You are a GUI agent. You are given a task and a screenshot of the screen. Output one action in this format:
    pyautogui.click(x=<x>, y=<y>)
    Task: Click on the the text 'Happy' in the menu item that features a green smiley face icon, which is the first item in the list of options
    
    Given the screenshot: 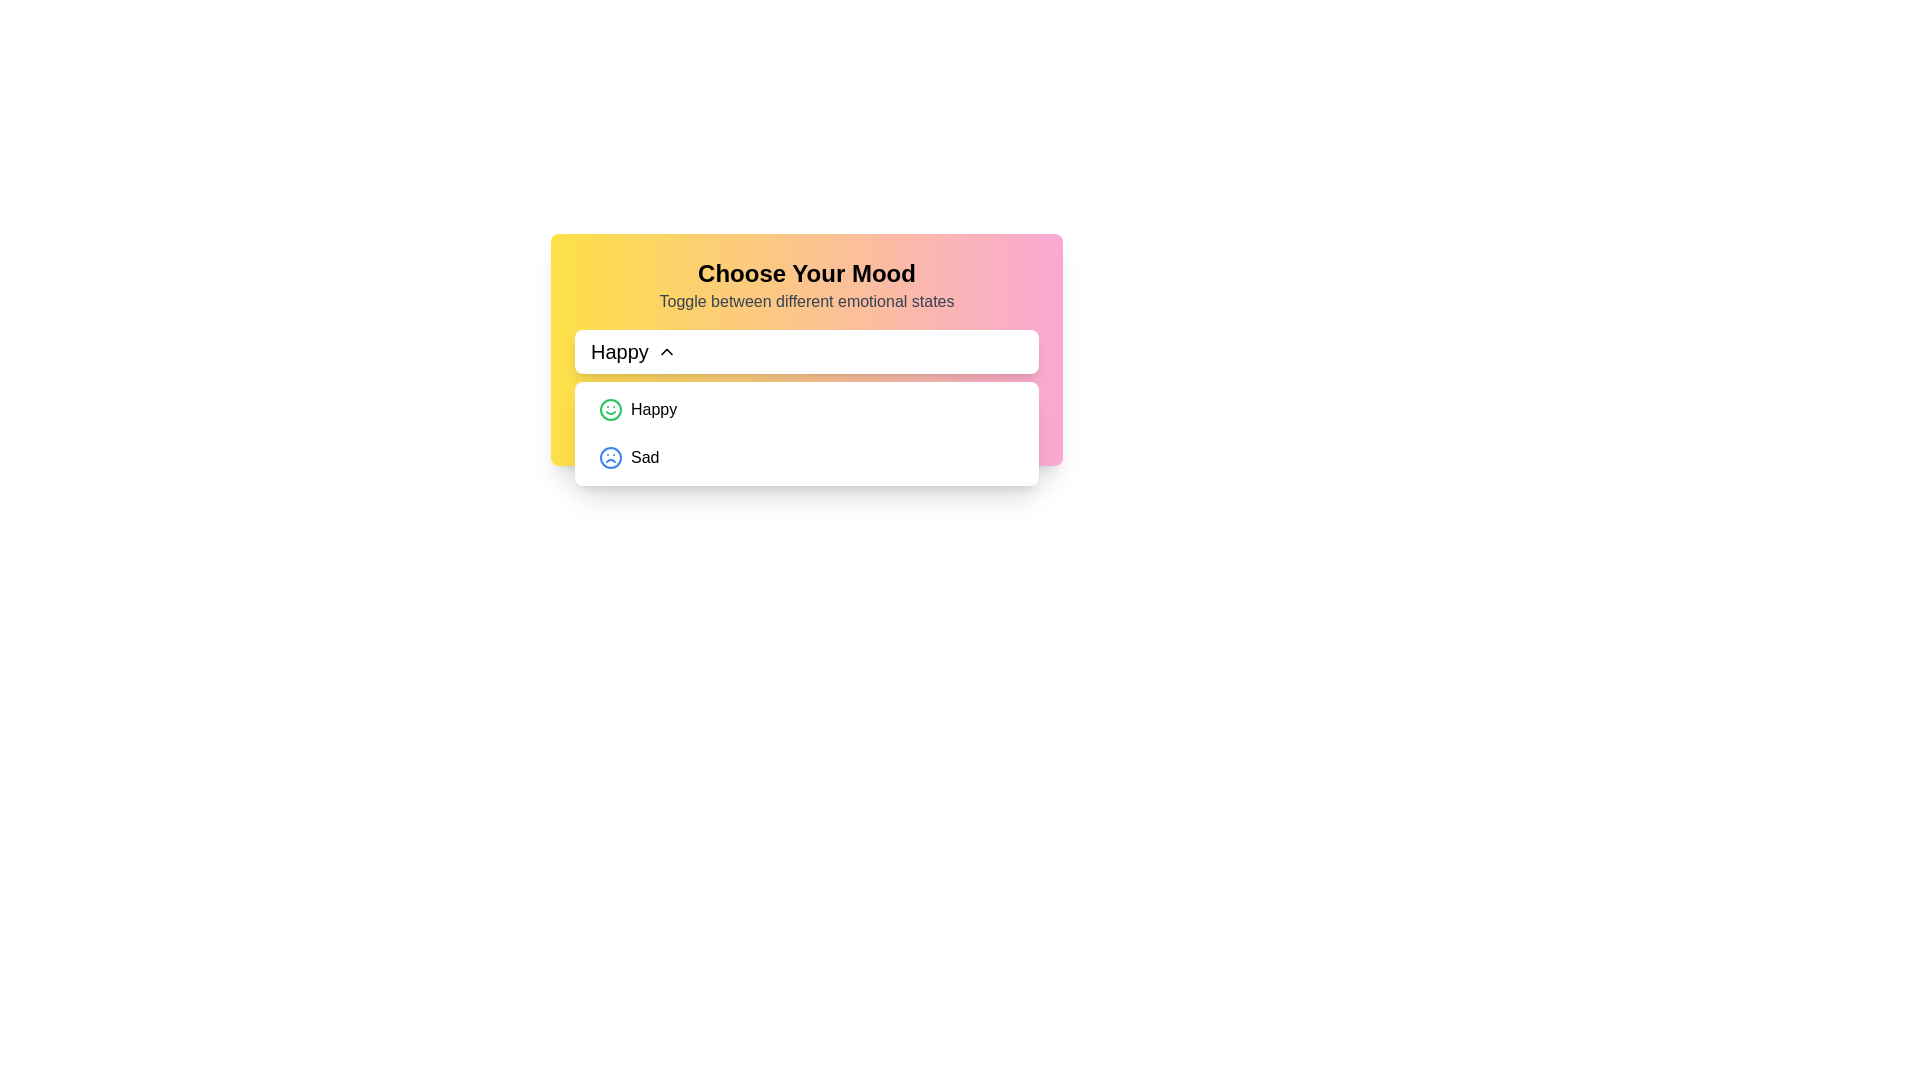 What is the action you would take?
    pyautogui.click(x=637, y=408)
    